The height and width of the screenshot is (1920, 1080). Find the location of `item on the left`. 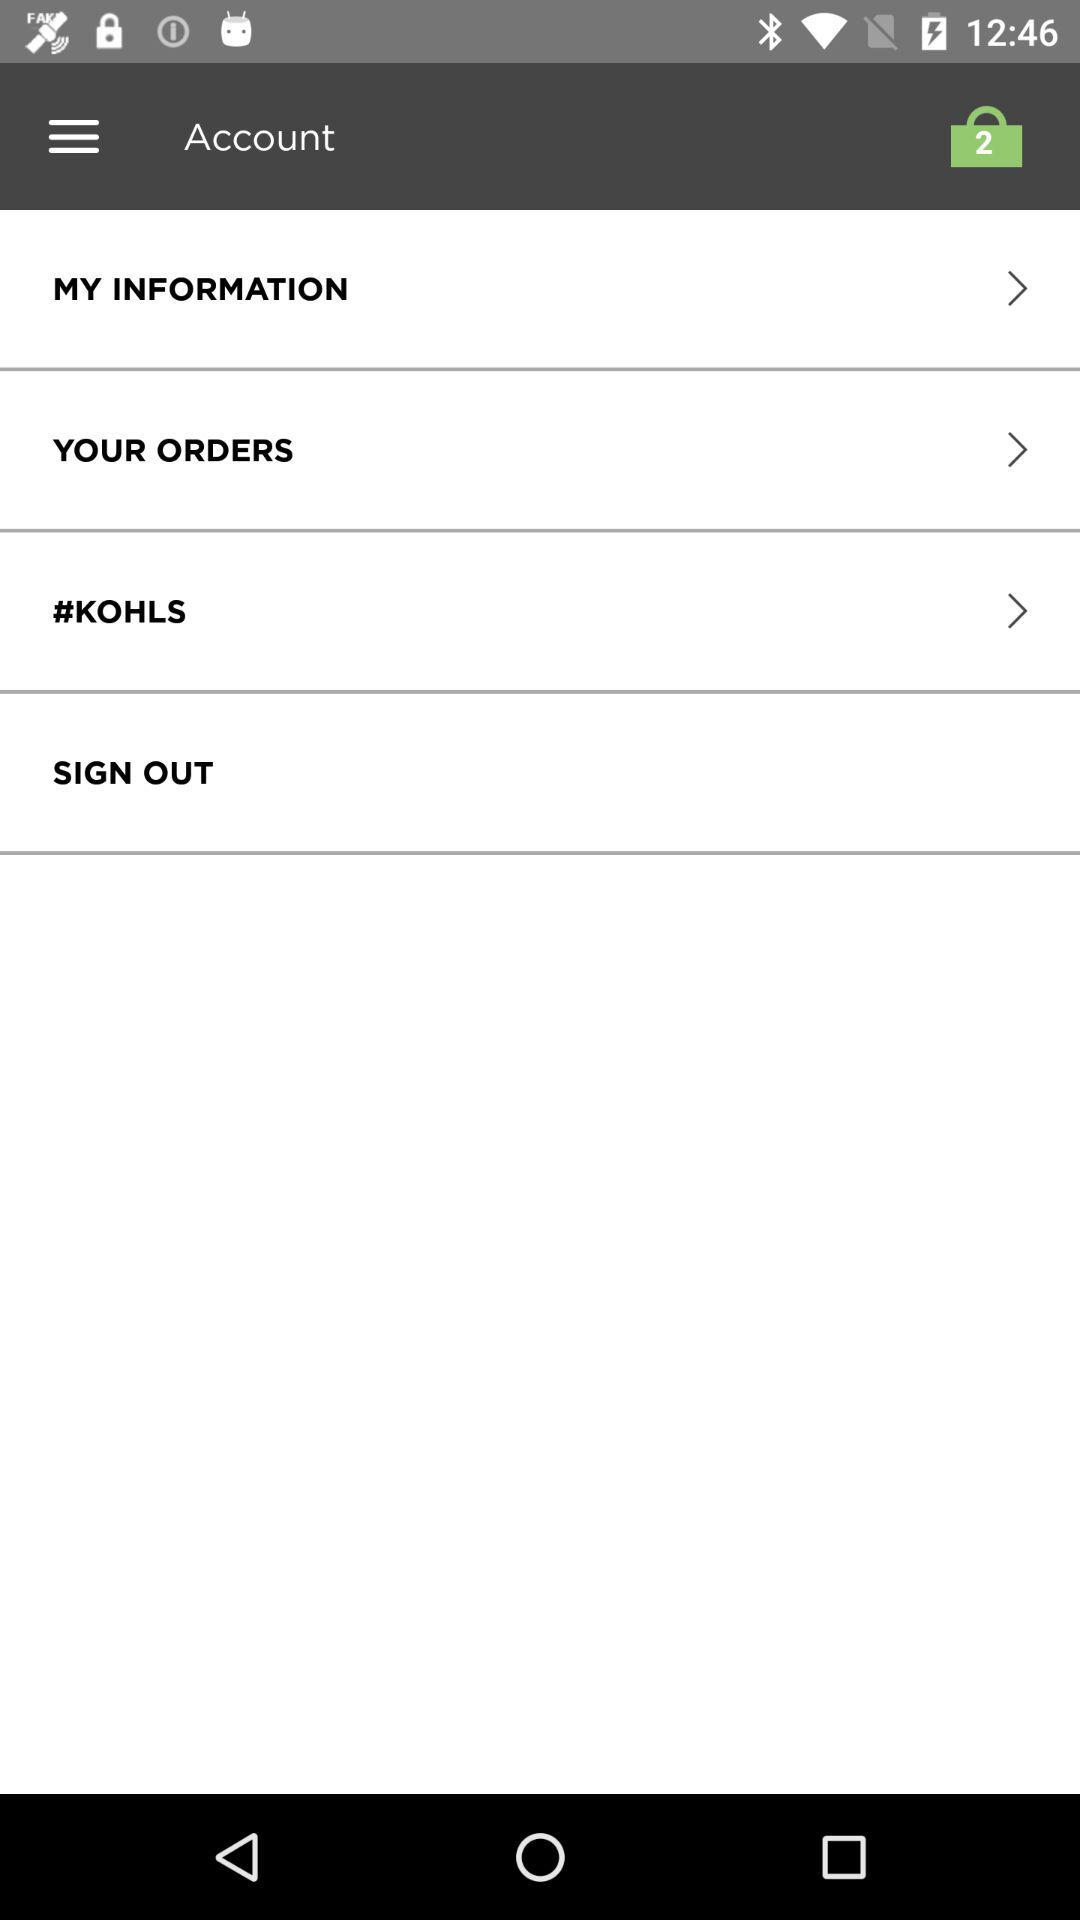

item on the left is located at coordinates (133, 771).